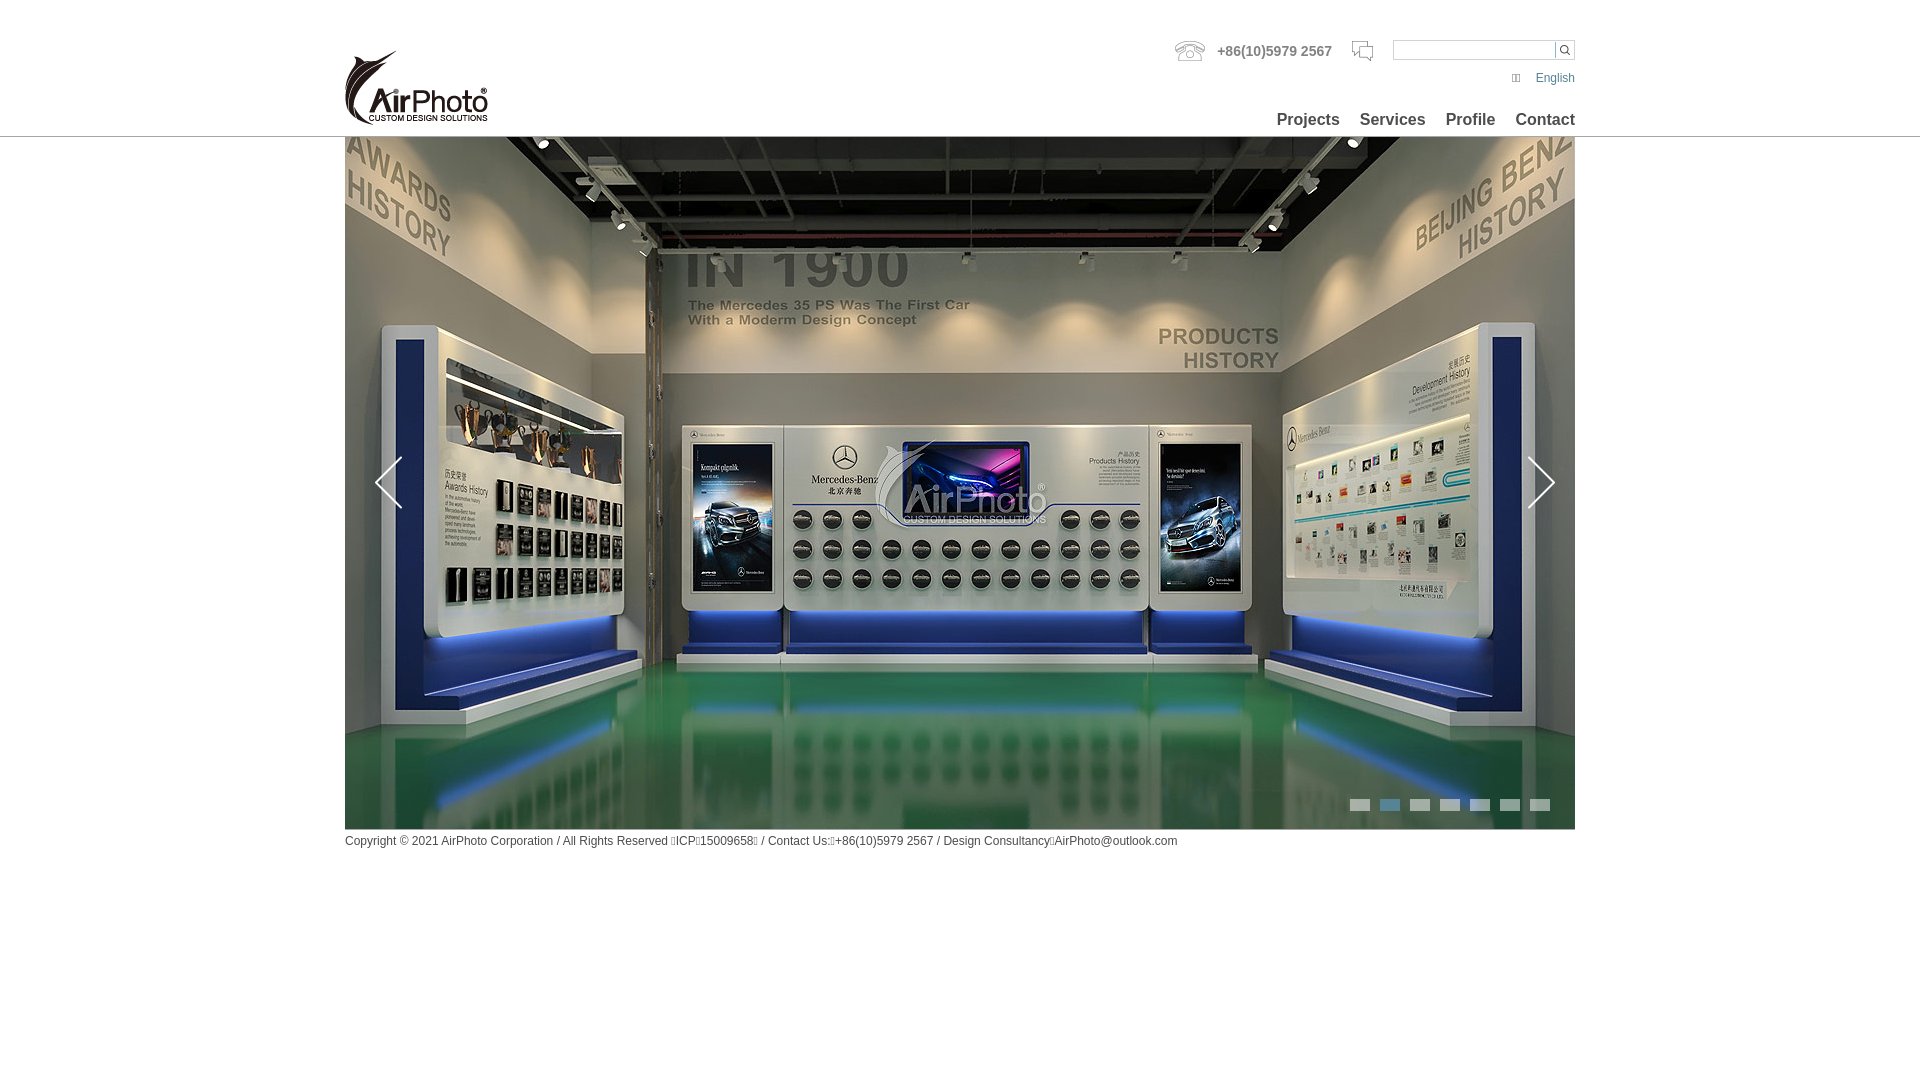 The width and height of the screenshot is (1920, 1080). I want to click on '+86(10)5979 2567', so click(1252, 49).